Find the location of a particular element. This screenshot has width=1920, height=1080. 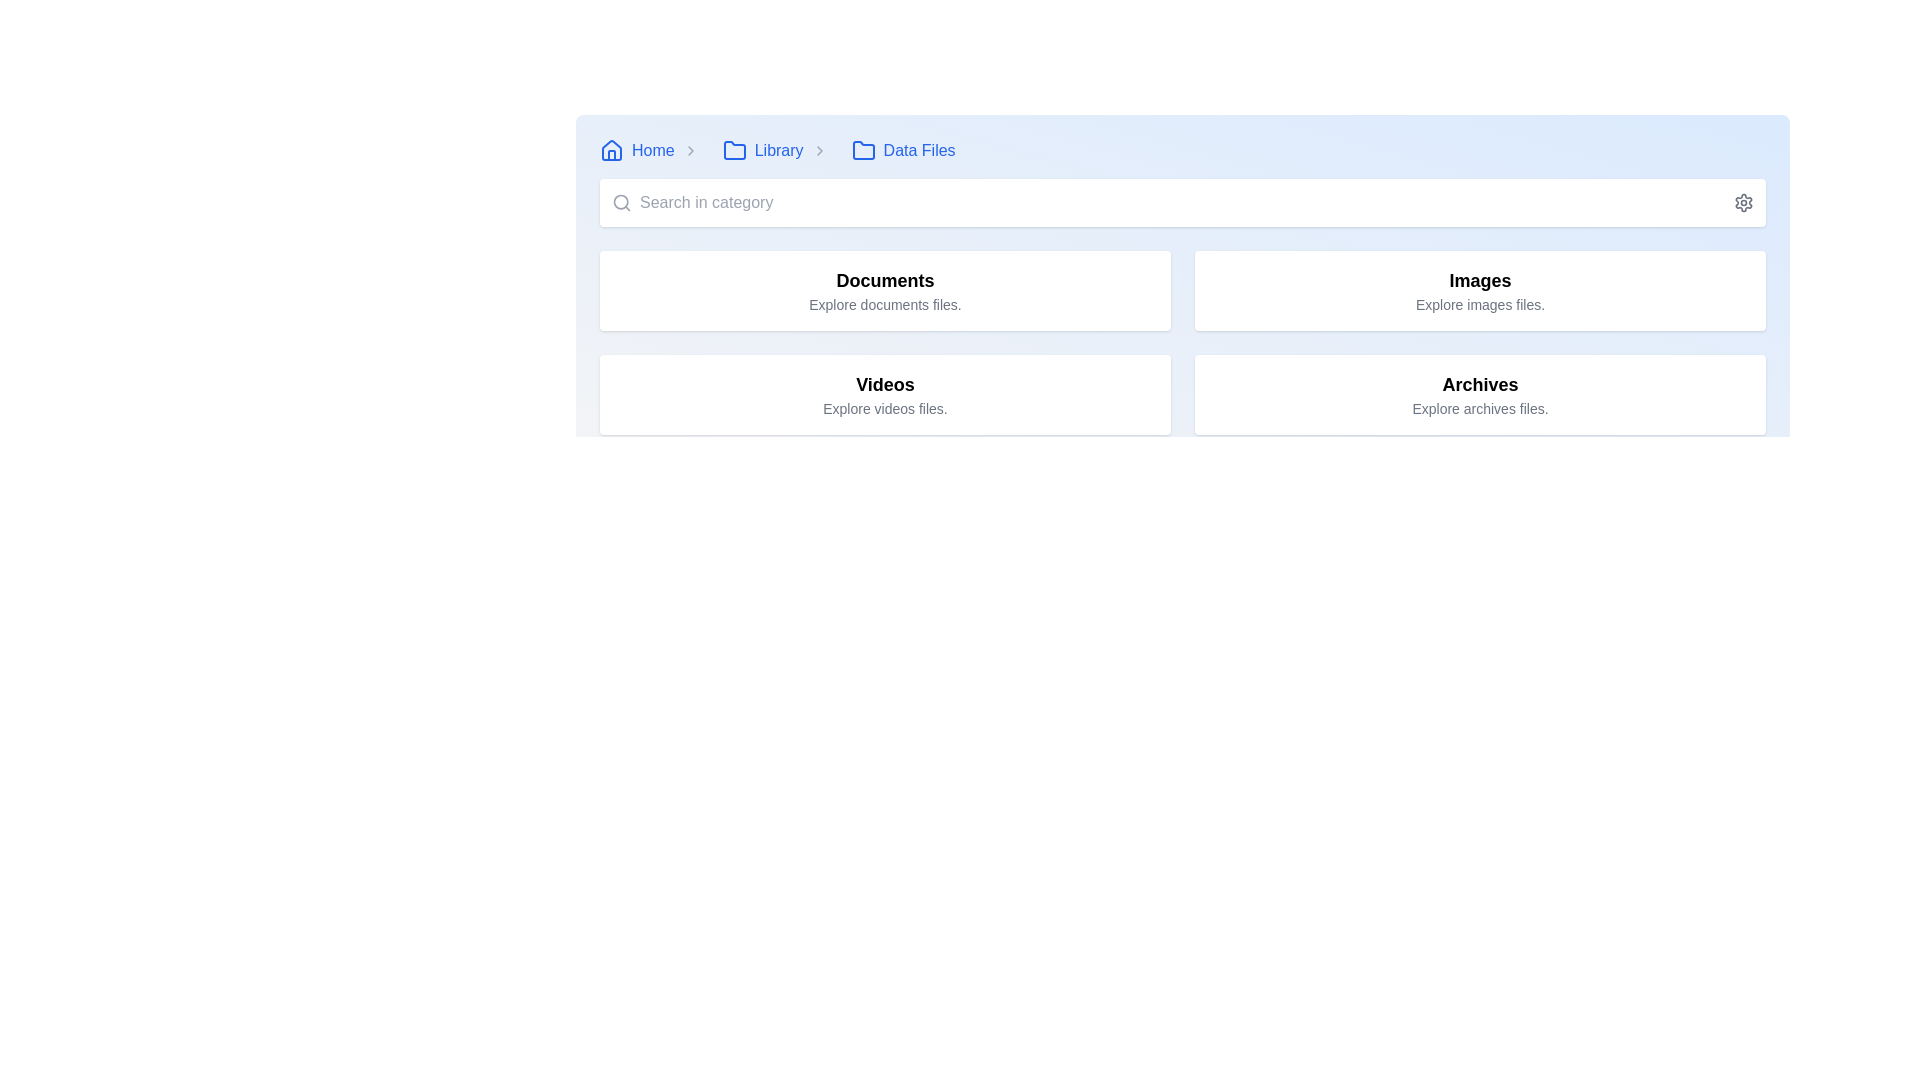

the 'Home' text label in the navigation bar is located at coordinates (653, 149).